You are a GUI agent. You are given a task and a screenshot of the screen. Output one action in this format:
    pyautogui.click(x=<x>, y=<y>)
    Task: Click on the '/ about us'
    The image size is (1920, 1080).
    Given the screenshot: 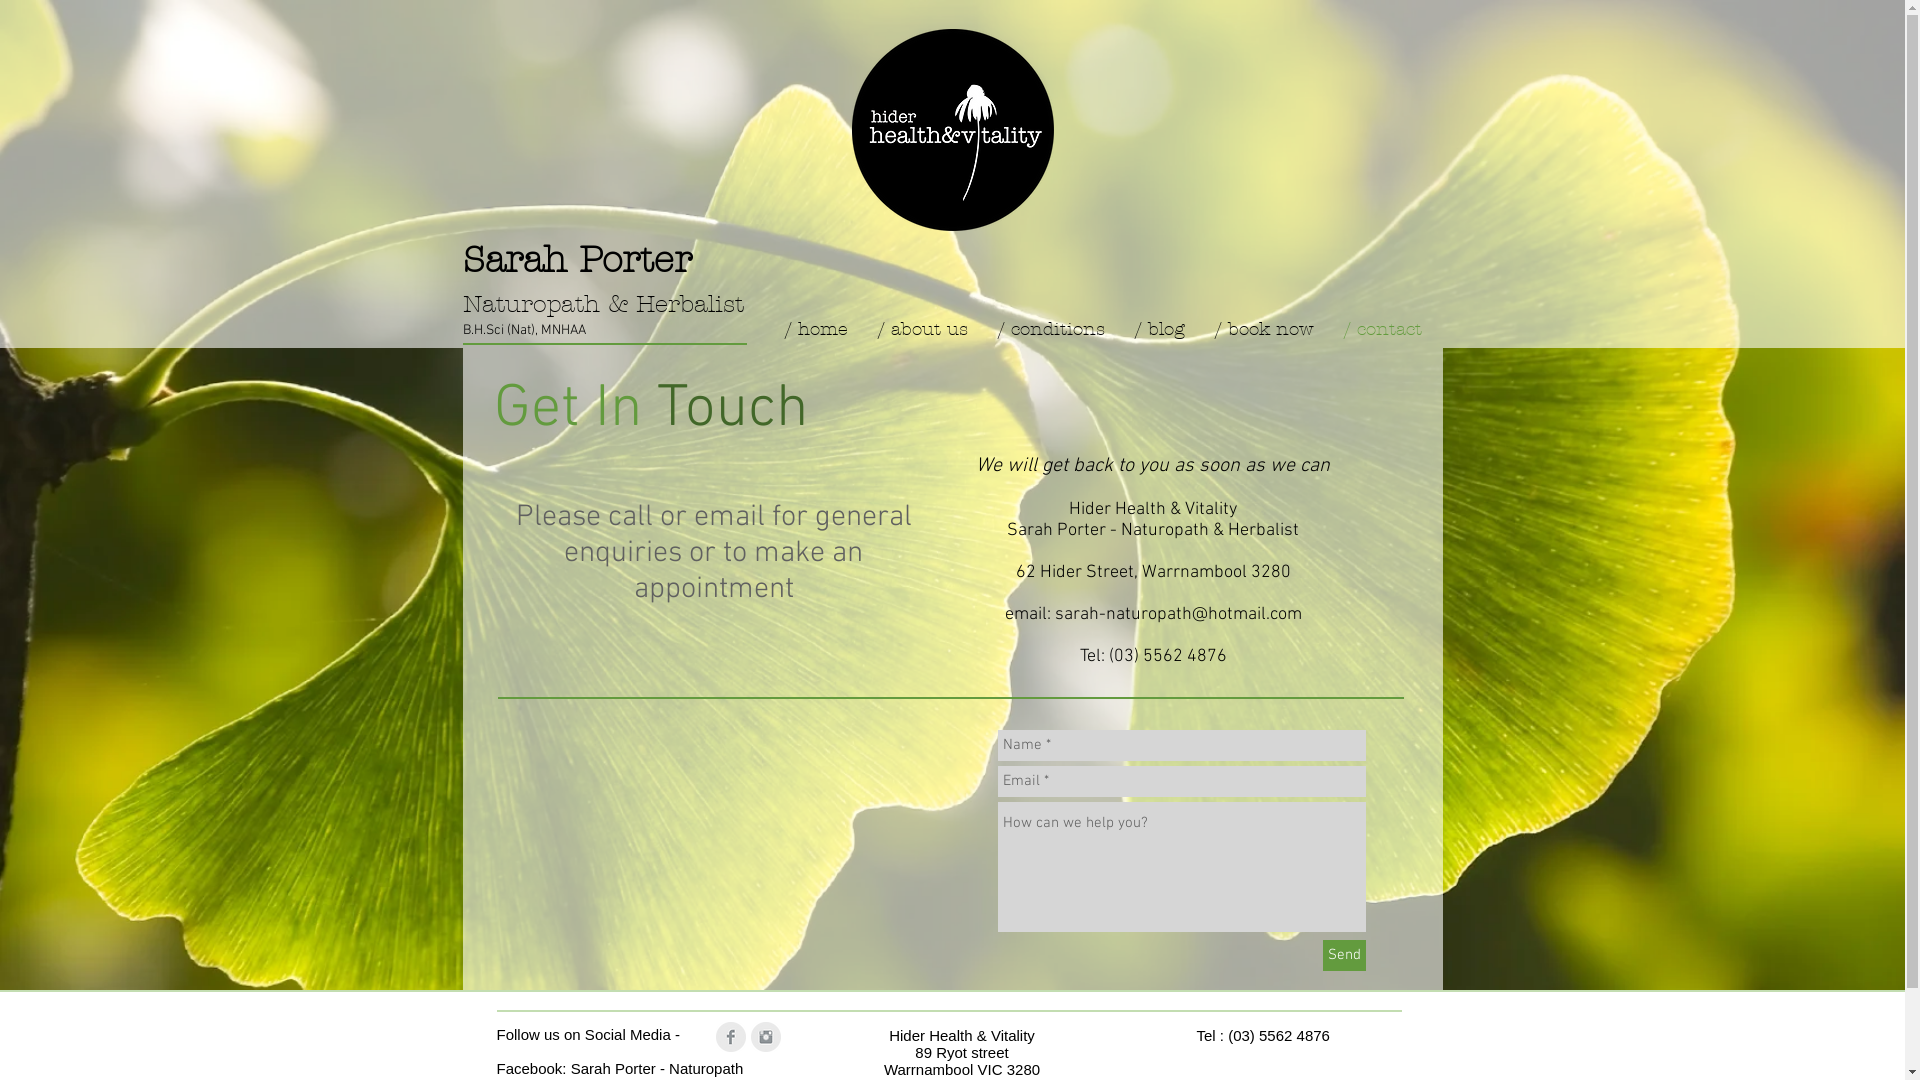 What is the action you would take?
    pyautogui.click(x=862, y=329)
    